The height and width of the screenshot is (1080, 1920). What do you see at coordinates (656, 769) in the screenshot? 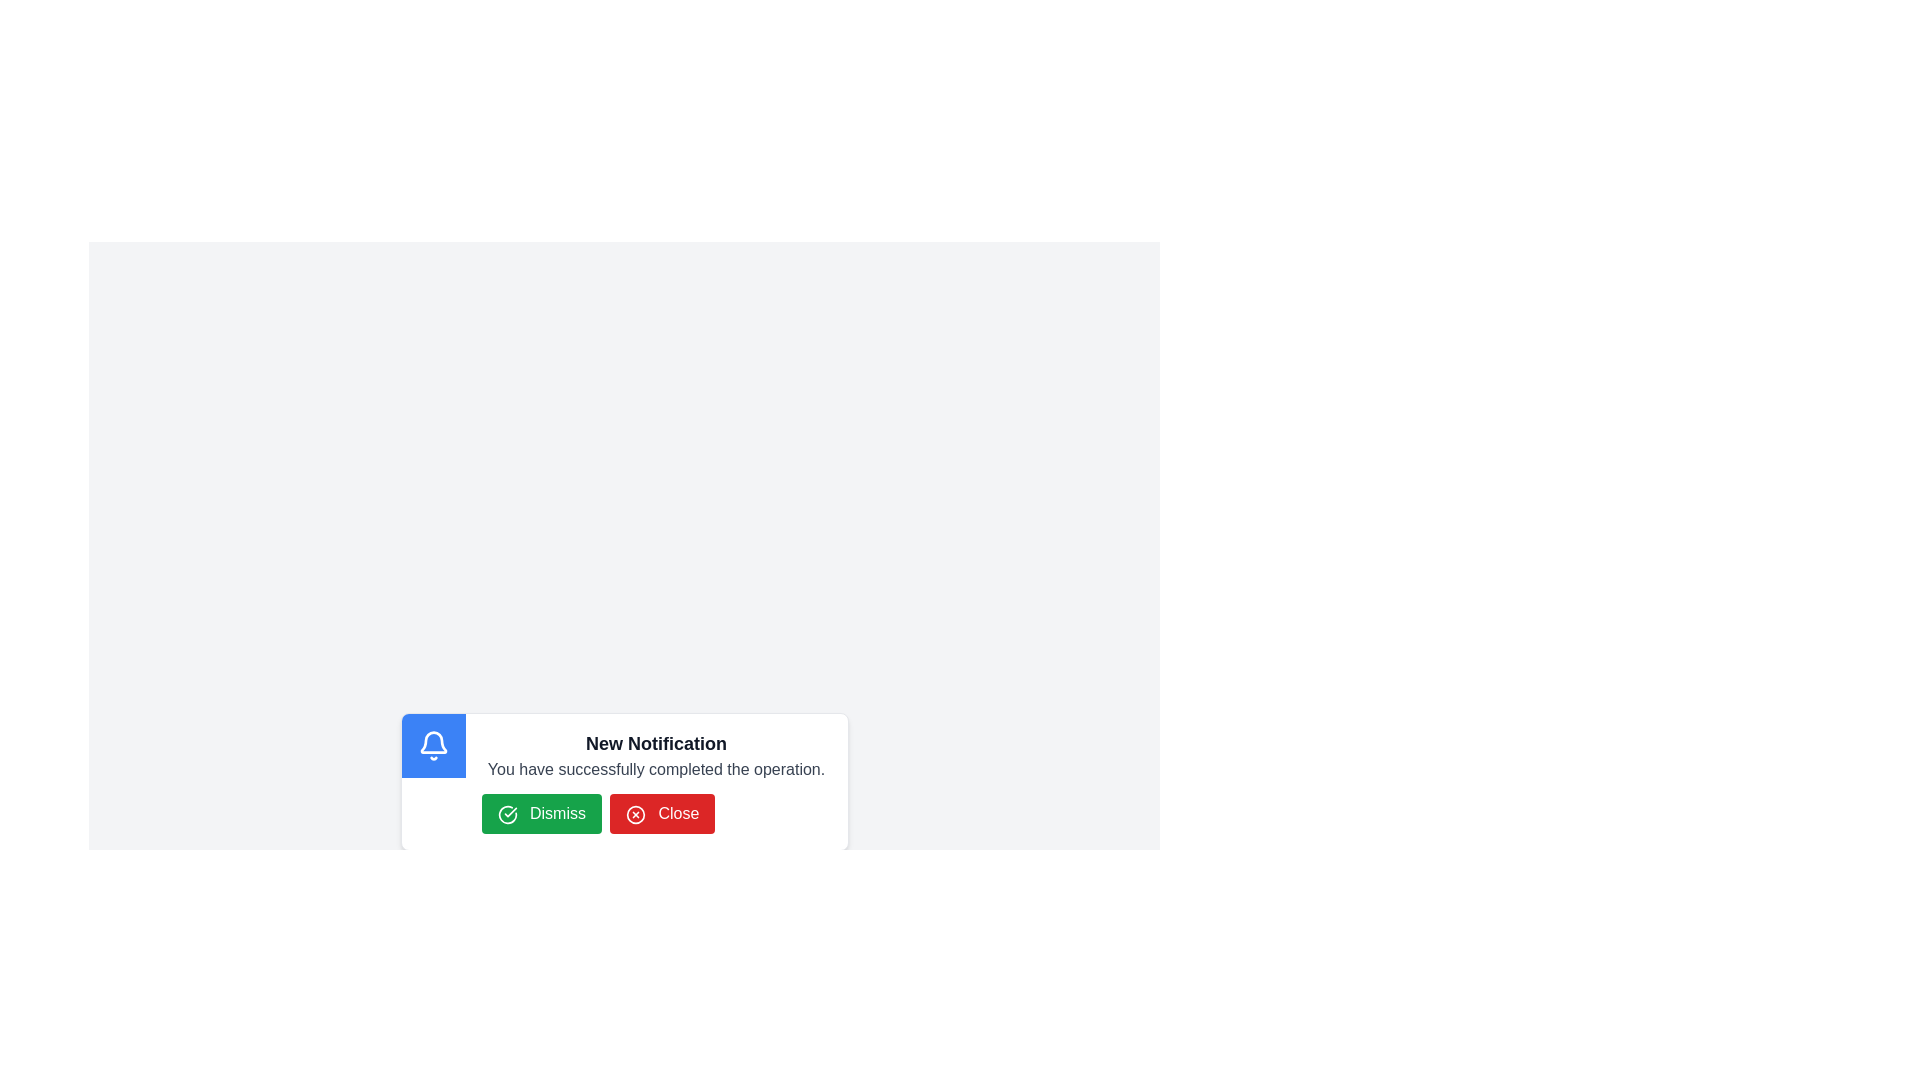
I see `the textual notification message that reads 'You have successfully completed the operation.' located below the title 'New Notification.'` at bounding box center [656, 769].